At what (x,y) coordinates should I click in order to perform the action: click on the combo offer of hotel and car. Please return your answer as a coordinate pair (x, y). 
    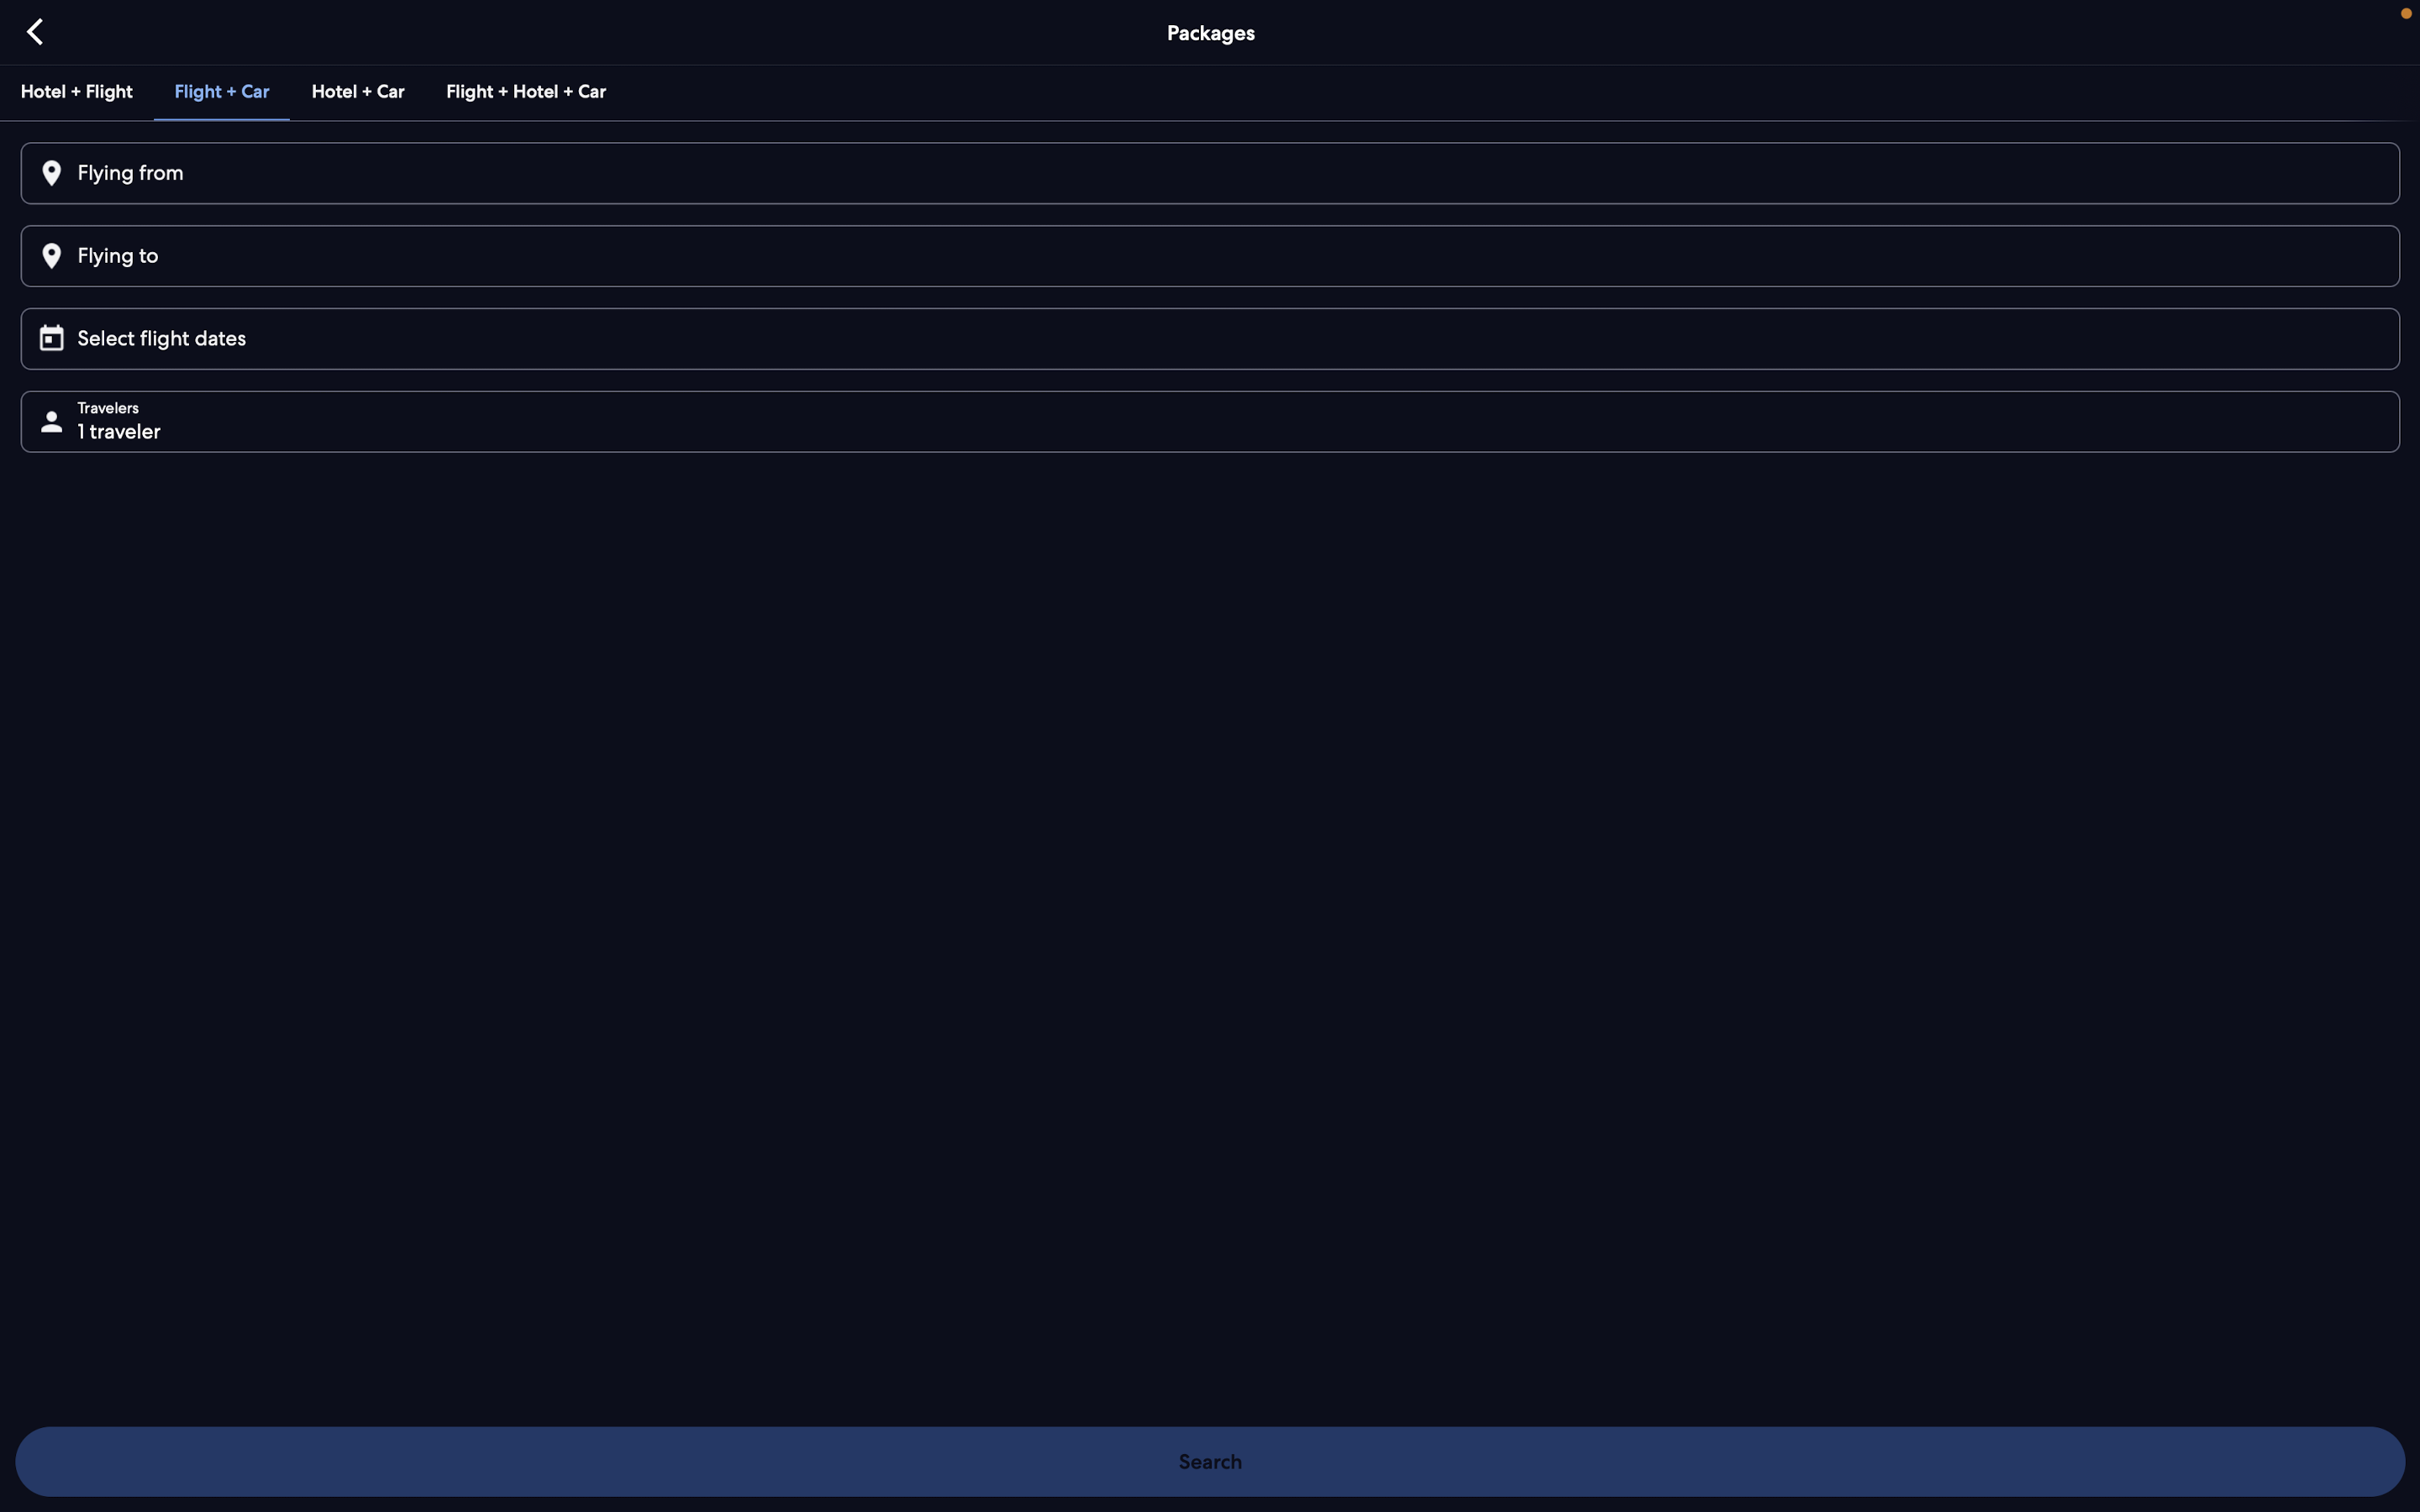
    Looking at the image, I should click on (358, 88).